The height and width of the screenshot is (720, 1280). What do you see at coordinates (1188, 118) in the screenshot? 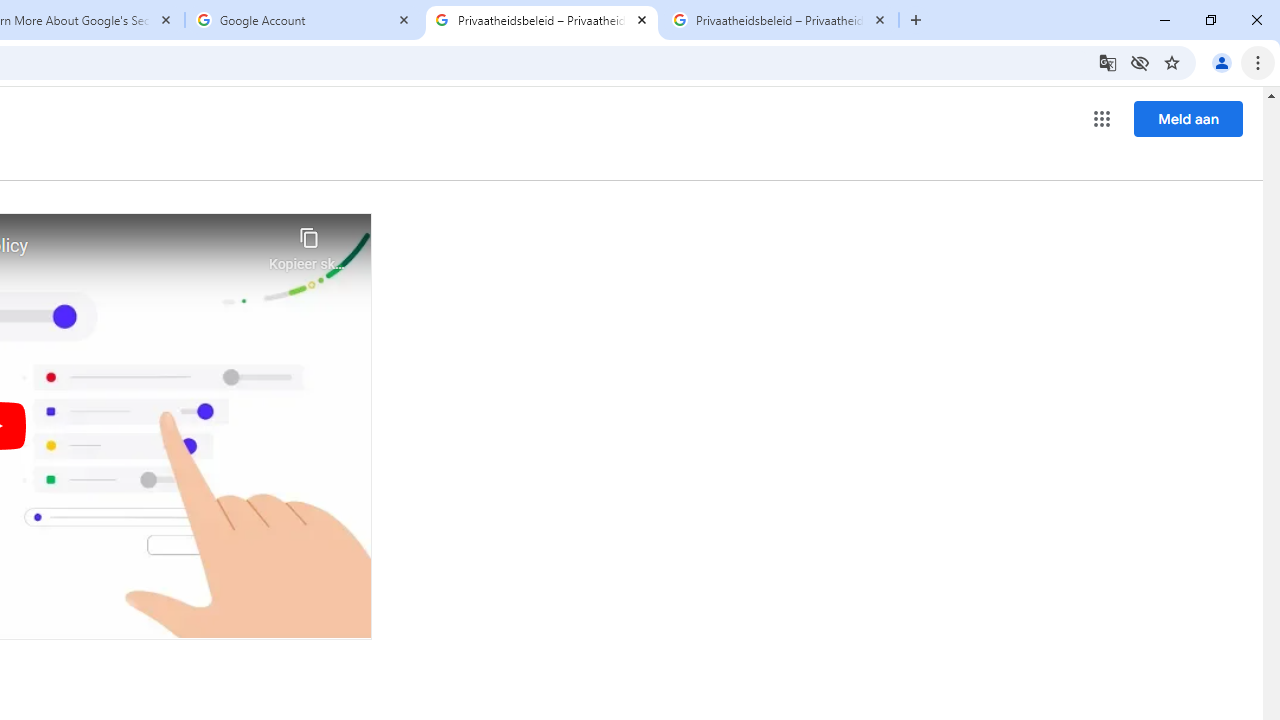
I see `'Meld aan'` at bounding box center [1188, 118].